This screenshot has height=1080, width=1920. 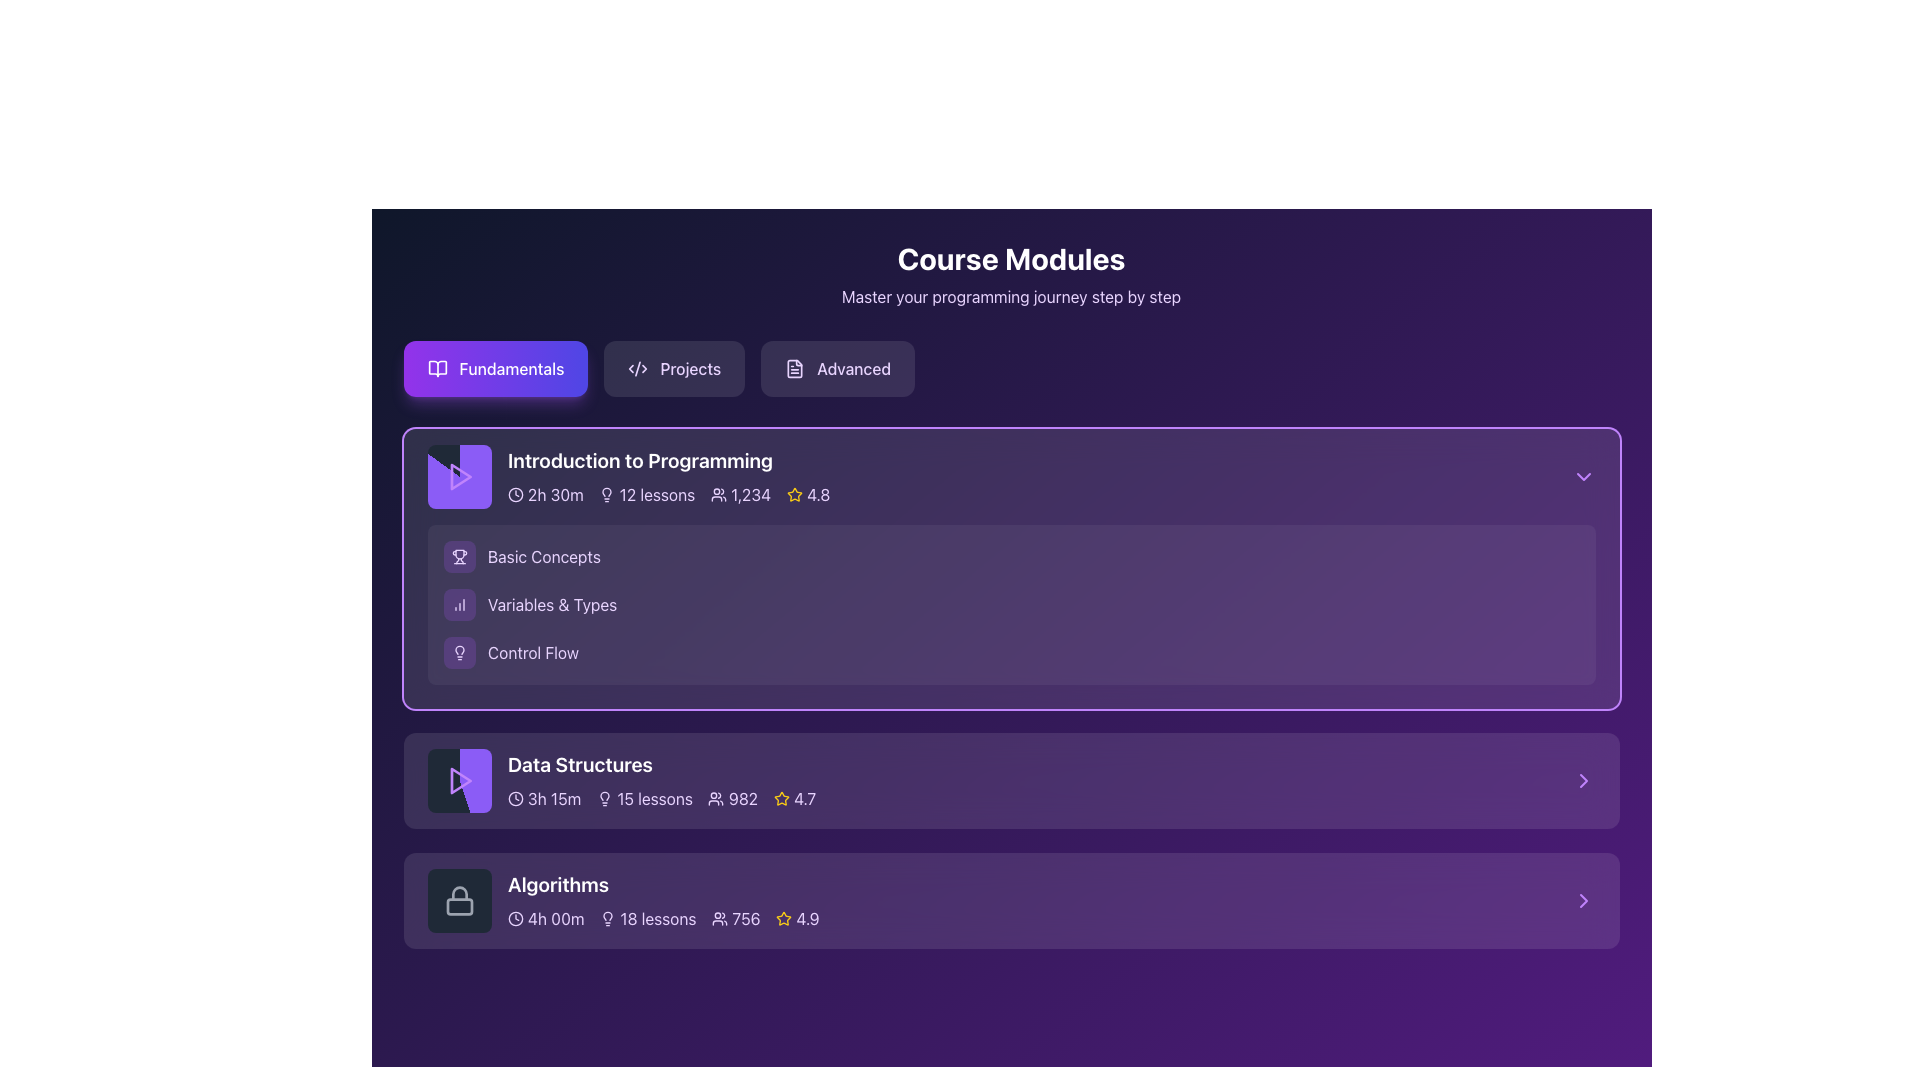 I want to click on the Play icon (triangular button) located in the 'Data Structures' module card, so click(x=459, y=779).